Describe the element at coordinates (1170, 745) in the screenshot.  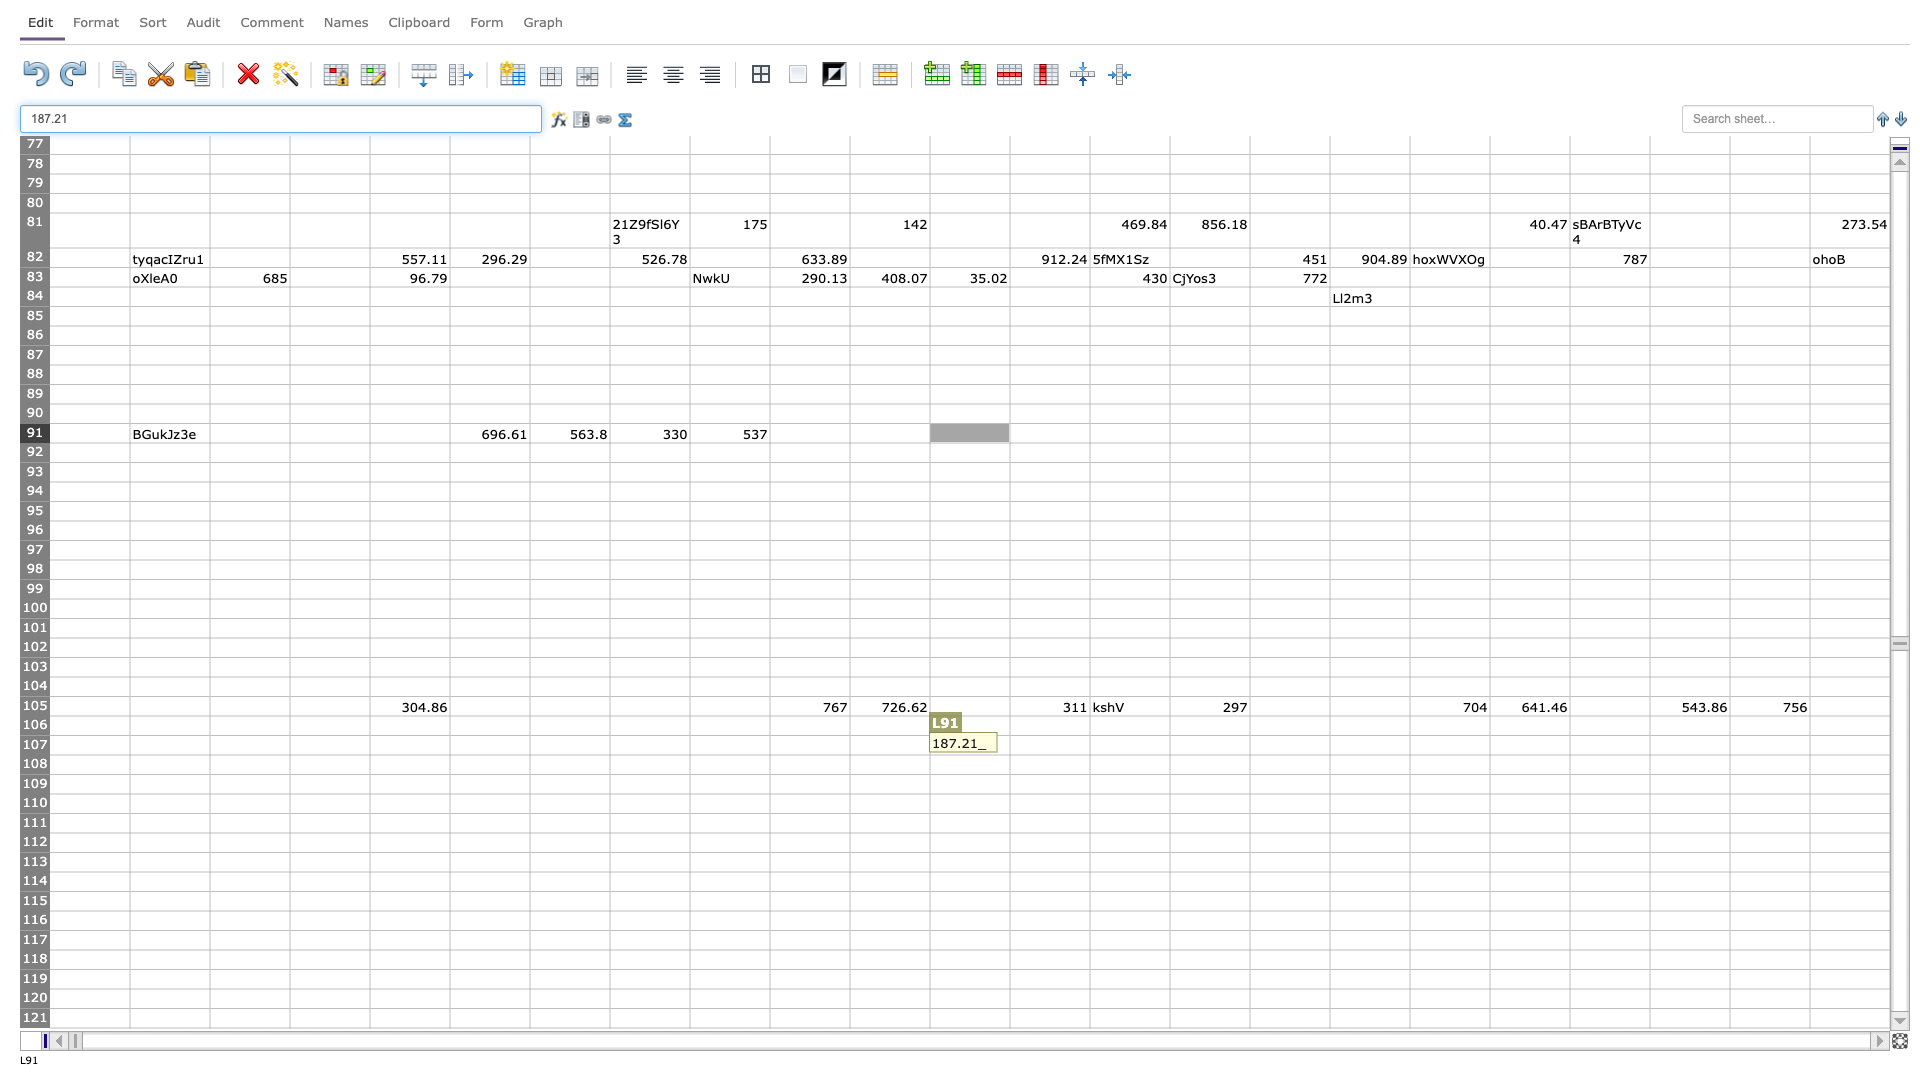
I see `right edge of cell N107` at that location.